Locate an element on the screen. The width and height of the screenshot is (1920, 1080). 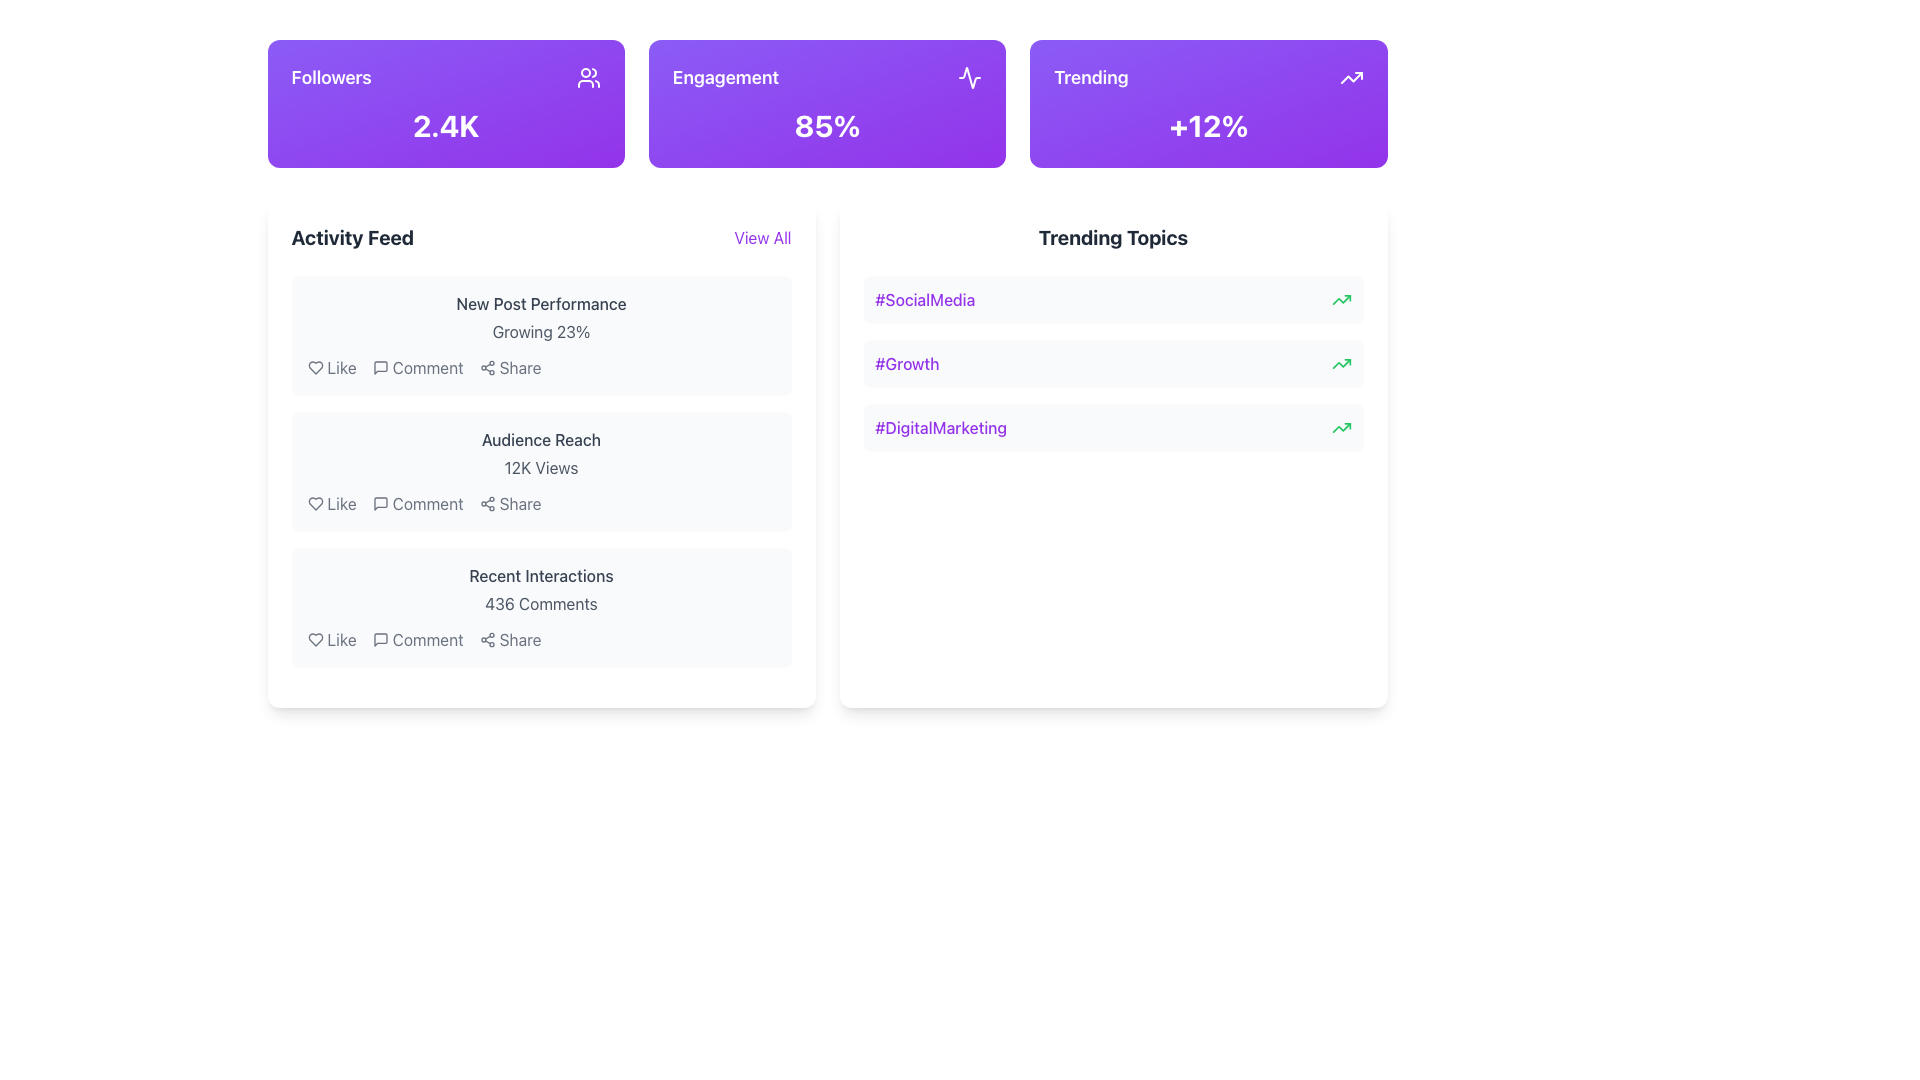
the comment label or button in the 'Activity Feed' section, specifically in the second list item labeled 'Audience Reach', located between a chat bubble icon and a 'Share' button is located at coordinates (427, 503).